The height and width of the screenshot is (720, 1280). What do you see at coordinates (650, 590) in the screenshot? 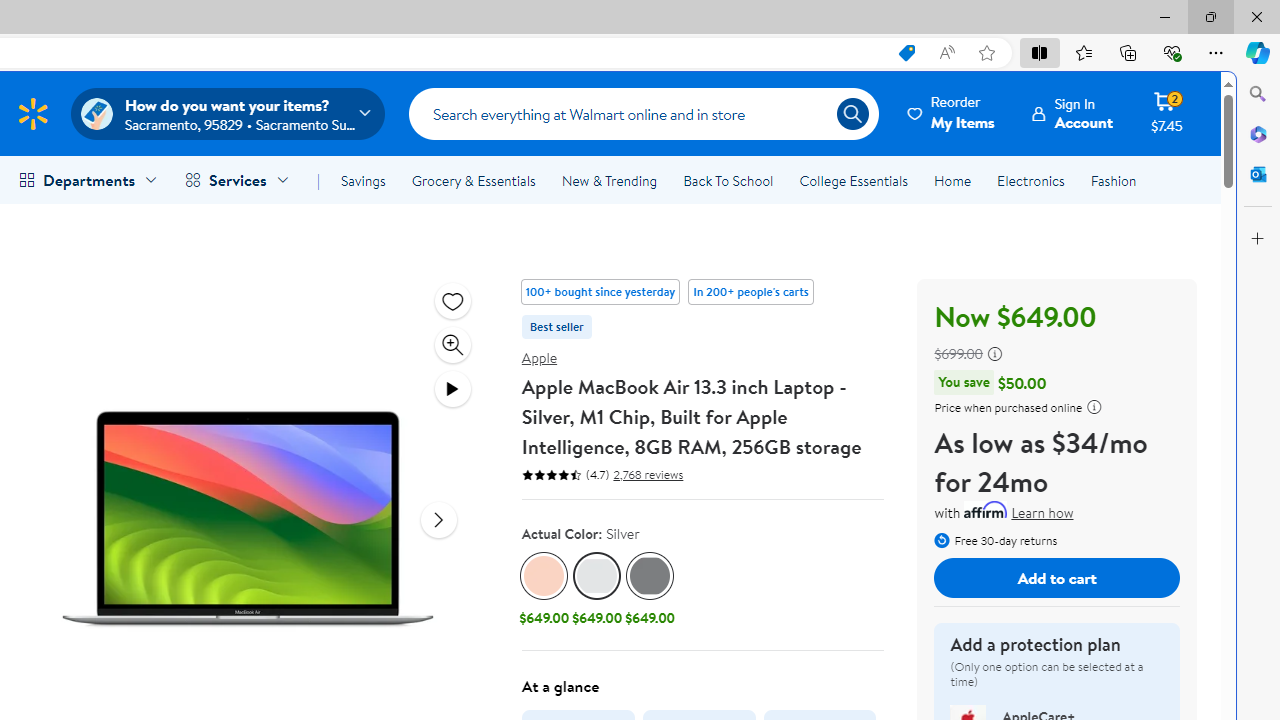
I see `'Space Gray, $649.00'` at bounding box center [650, 590].